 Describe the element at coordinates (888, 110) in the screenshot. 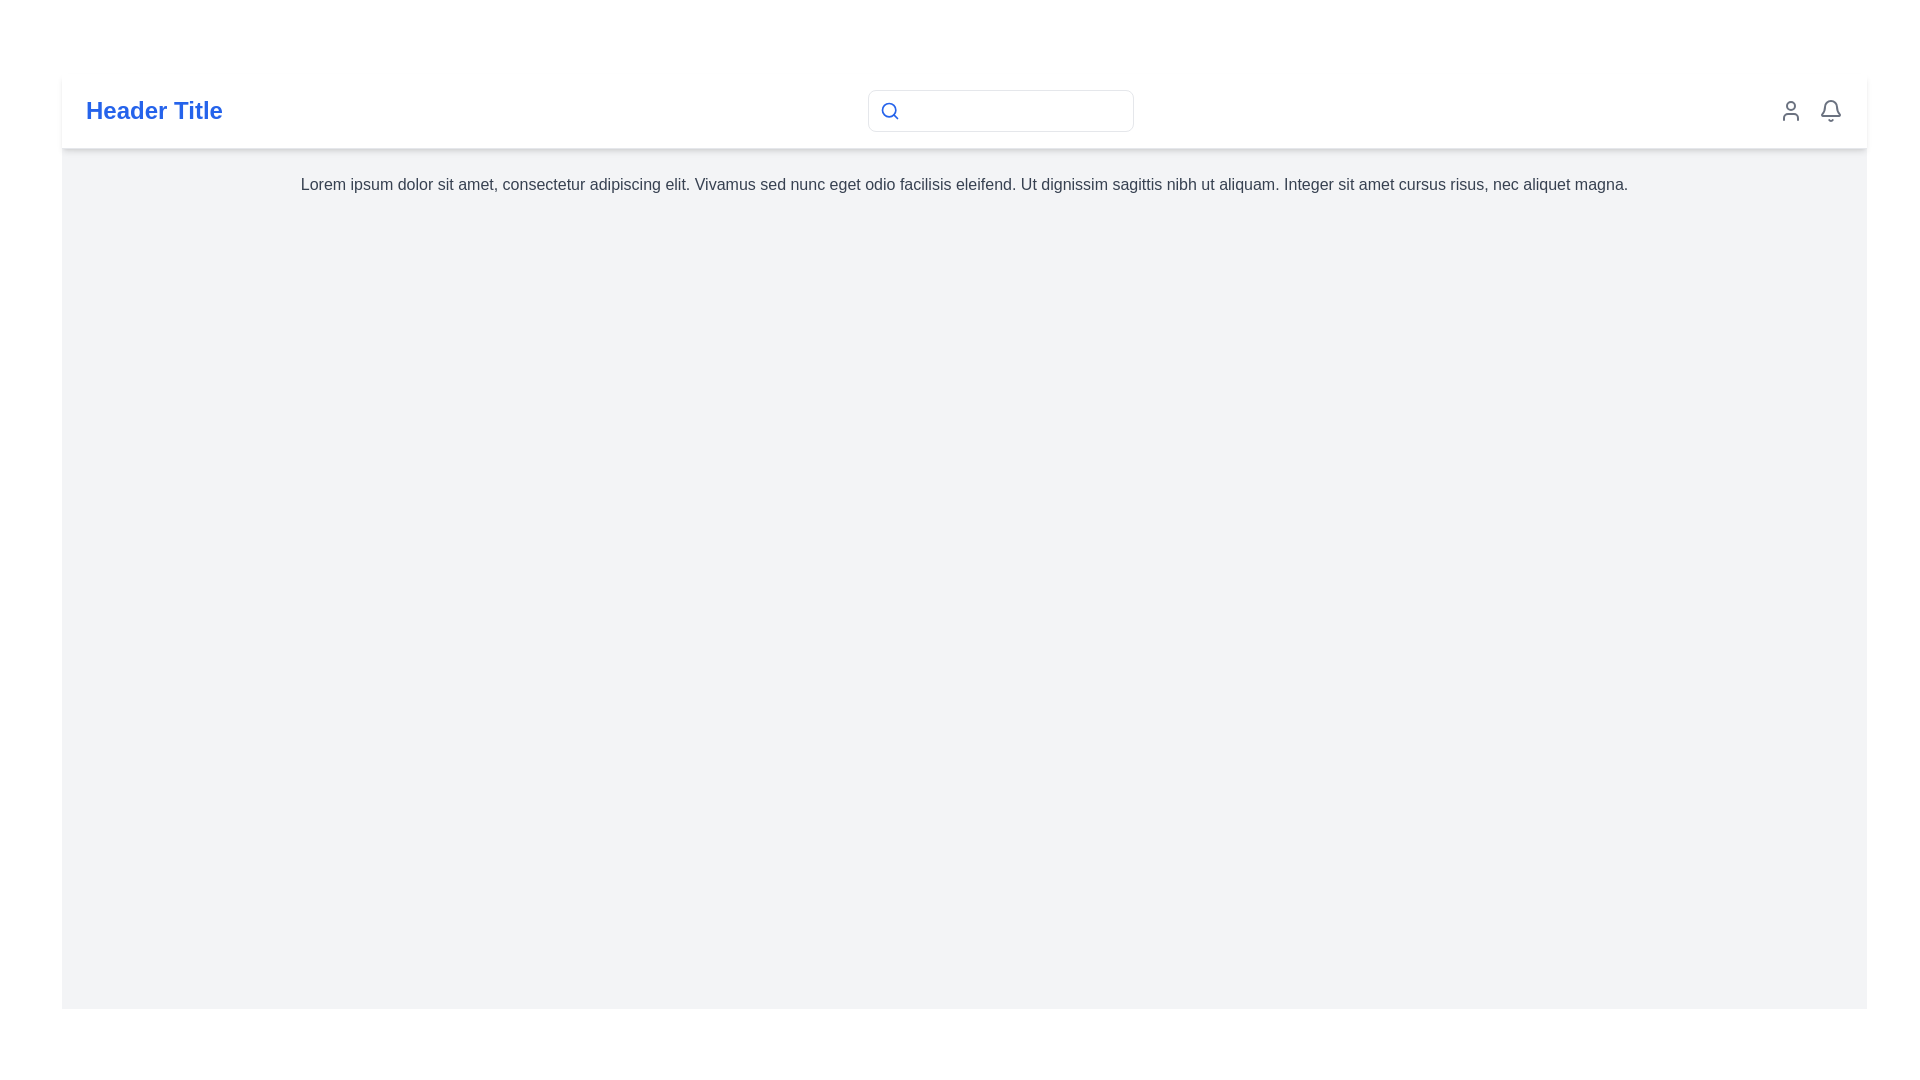

I see `the circular glyph composed of a blue ring with a white center inside the magnifying glass icon located in the header section, to the left of the search input field` at that location.